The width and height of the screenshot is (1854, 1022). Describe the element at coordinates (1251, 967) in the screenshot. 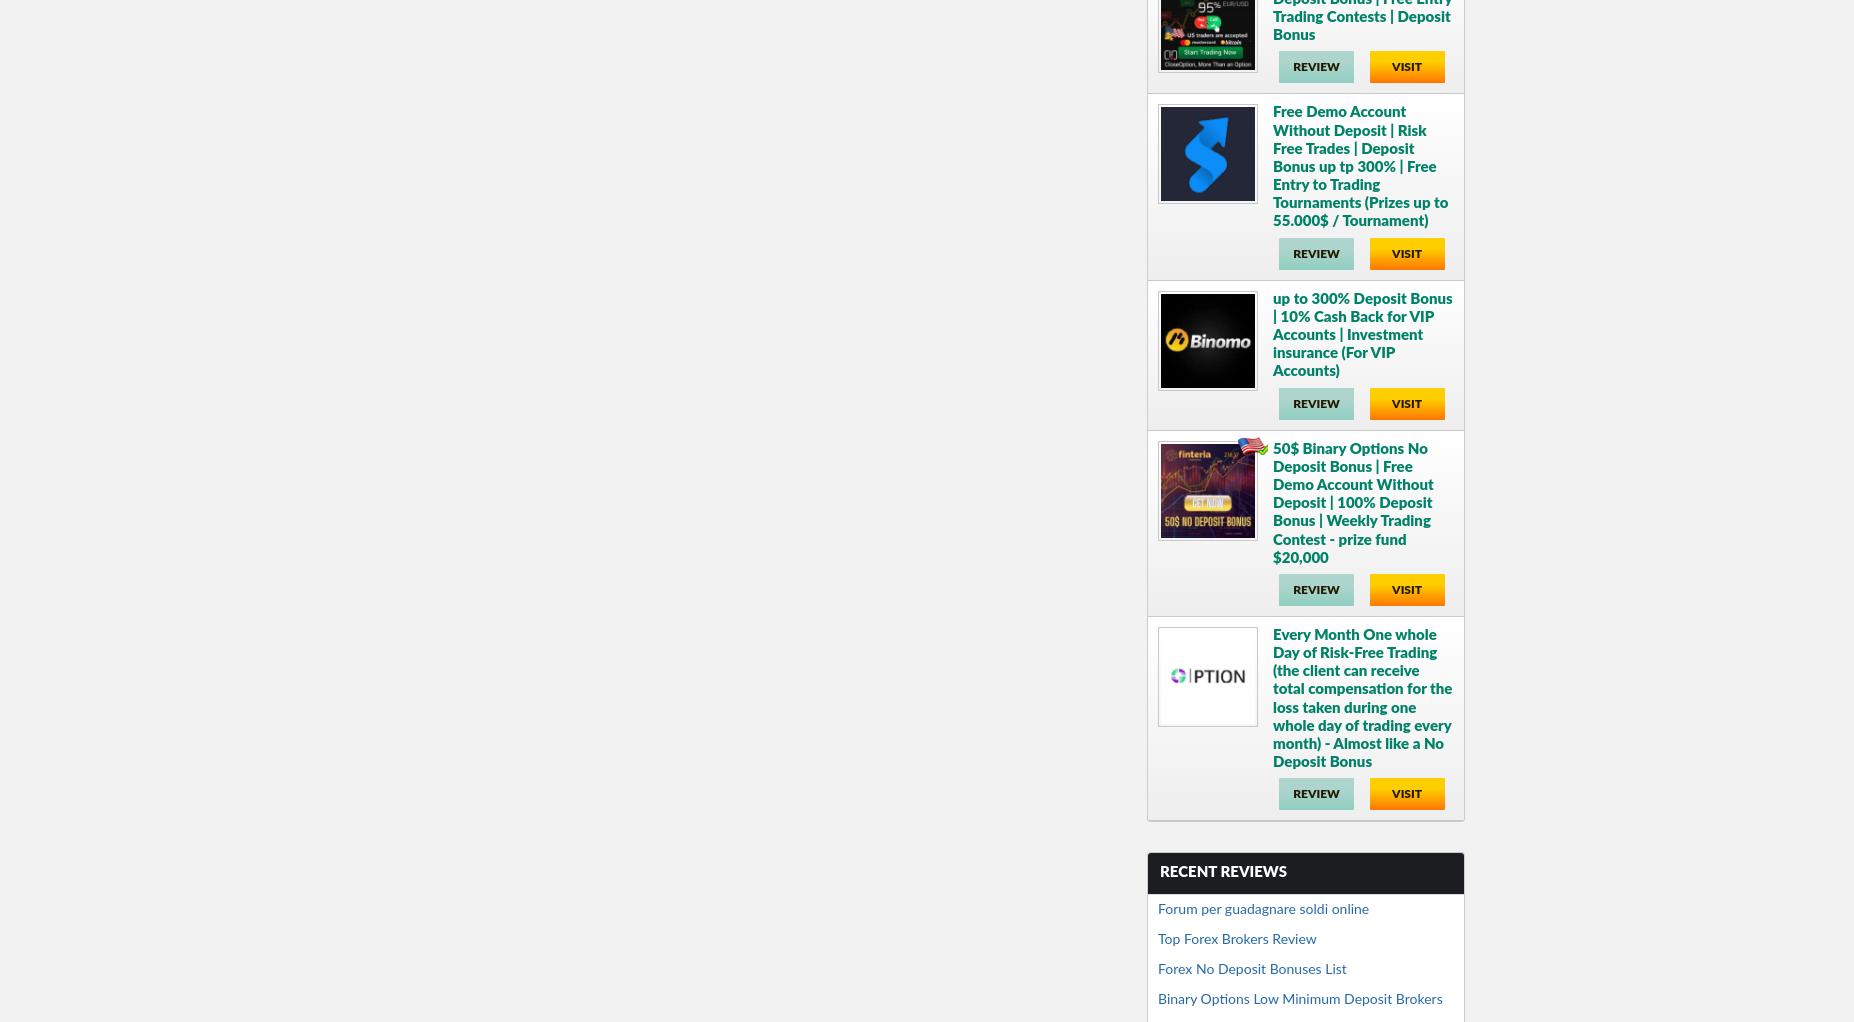

I see `'Forex No Deposit Bonuses List'` at that location.